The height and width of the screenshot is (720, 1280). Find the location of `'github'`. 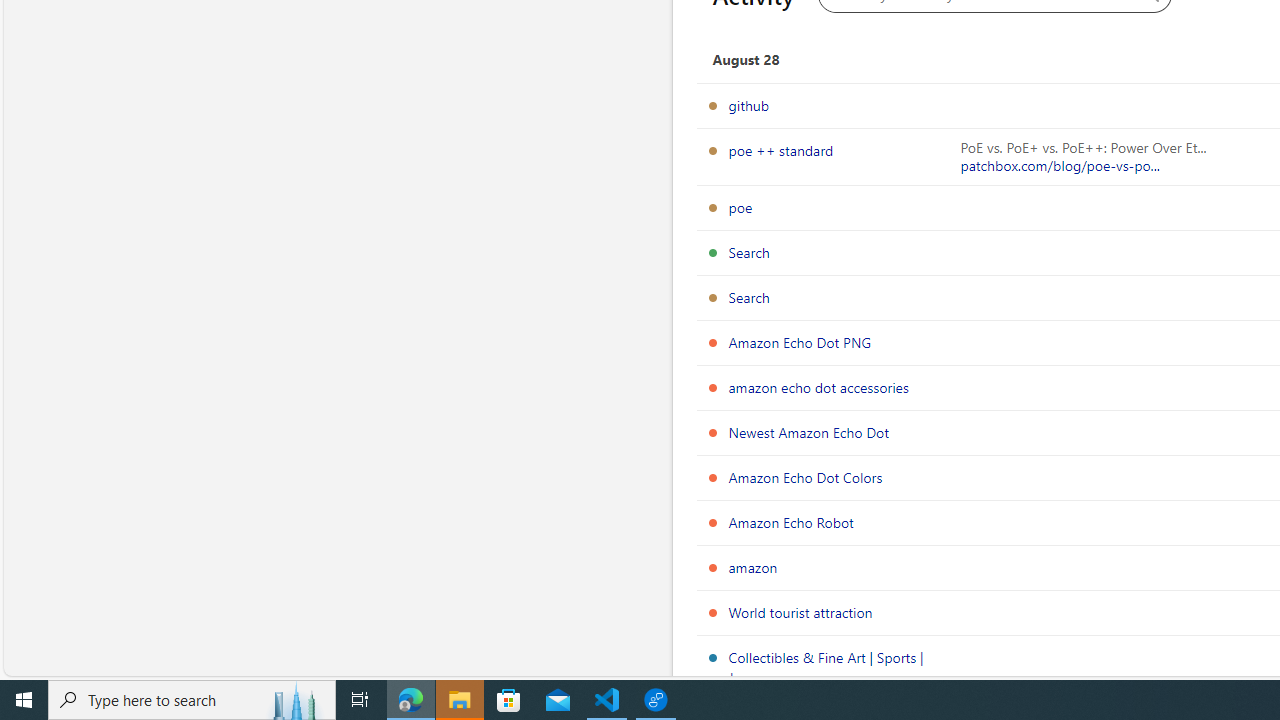

'github' is located at coordinates (747, 105).